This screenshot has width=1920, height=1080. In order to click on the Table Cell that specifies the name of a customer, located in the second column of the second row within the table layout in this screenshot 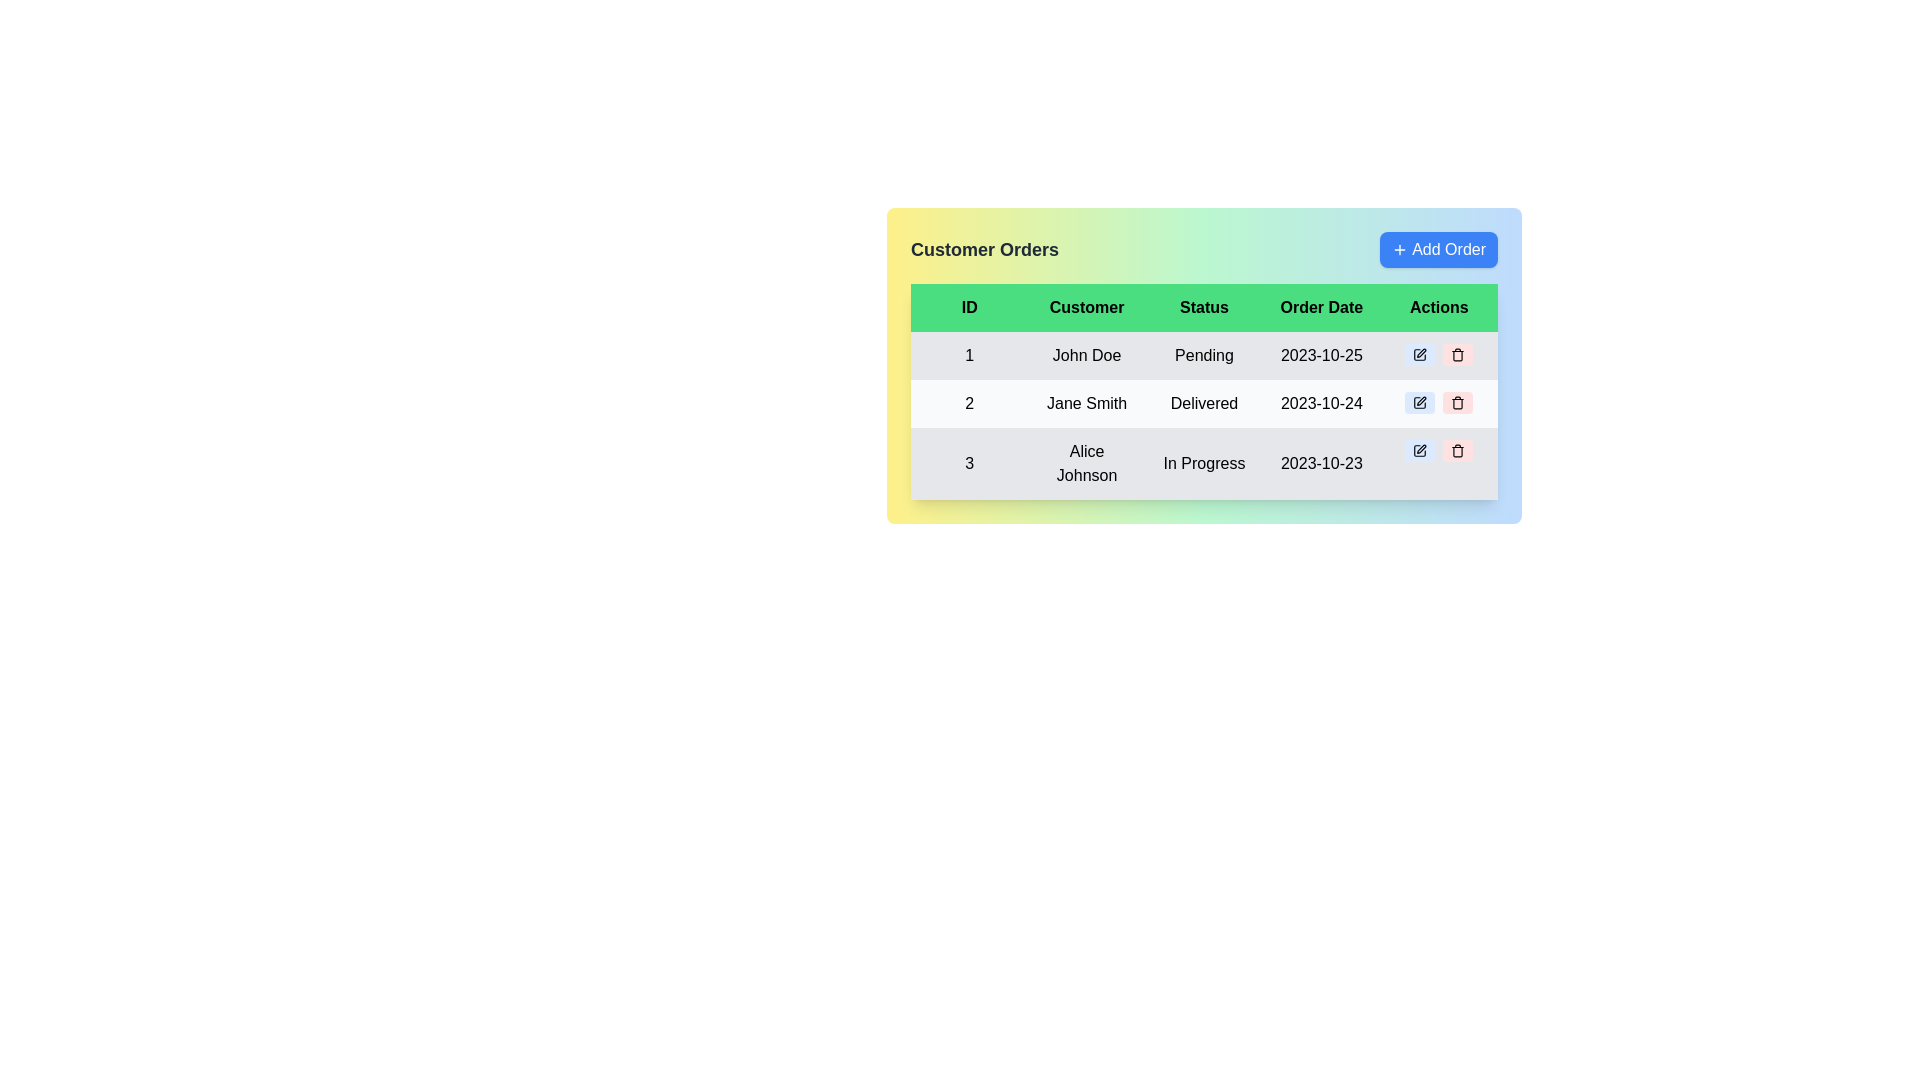, I will do `click(1086, 404)`.